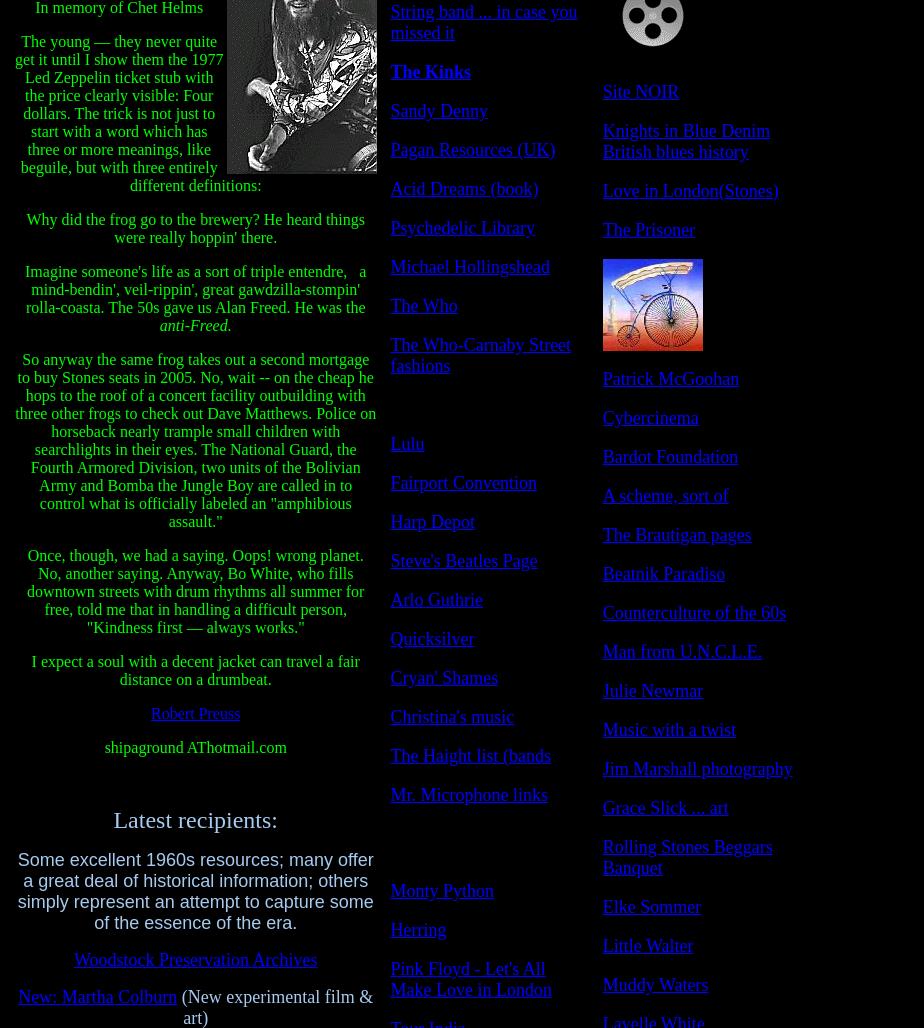 The width and height of the screenshot is (924, 1028). Describe the element at coordinates (390, 930) in the screenshot. I see `'Herring'` at that location.